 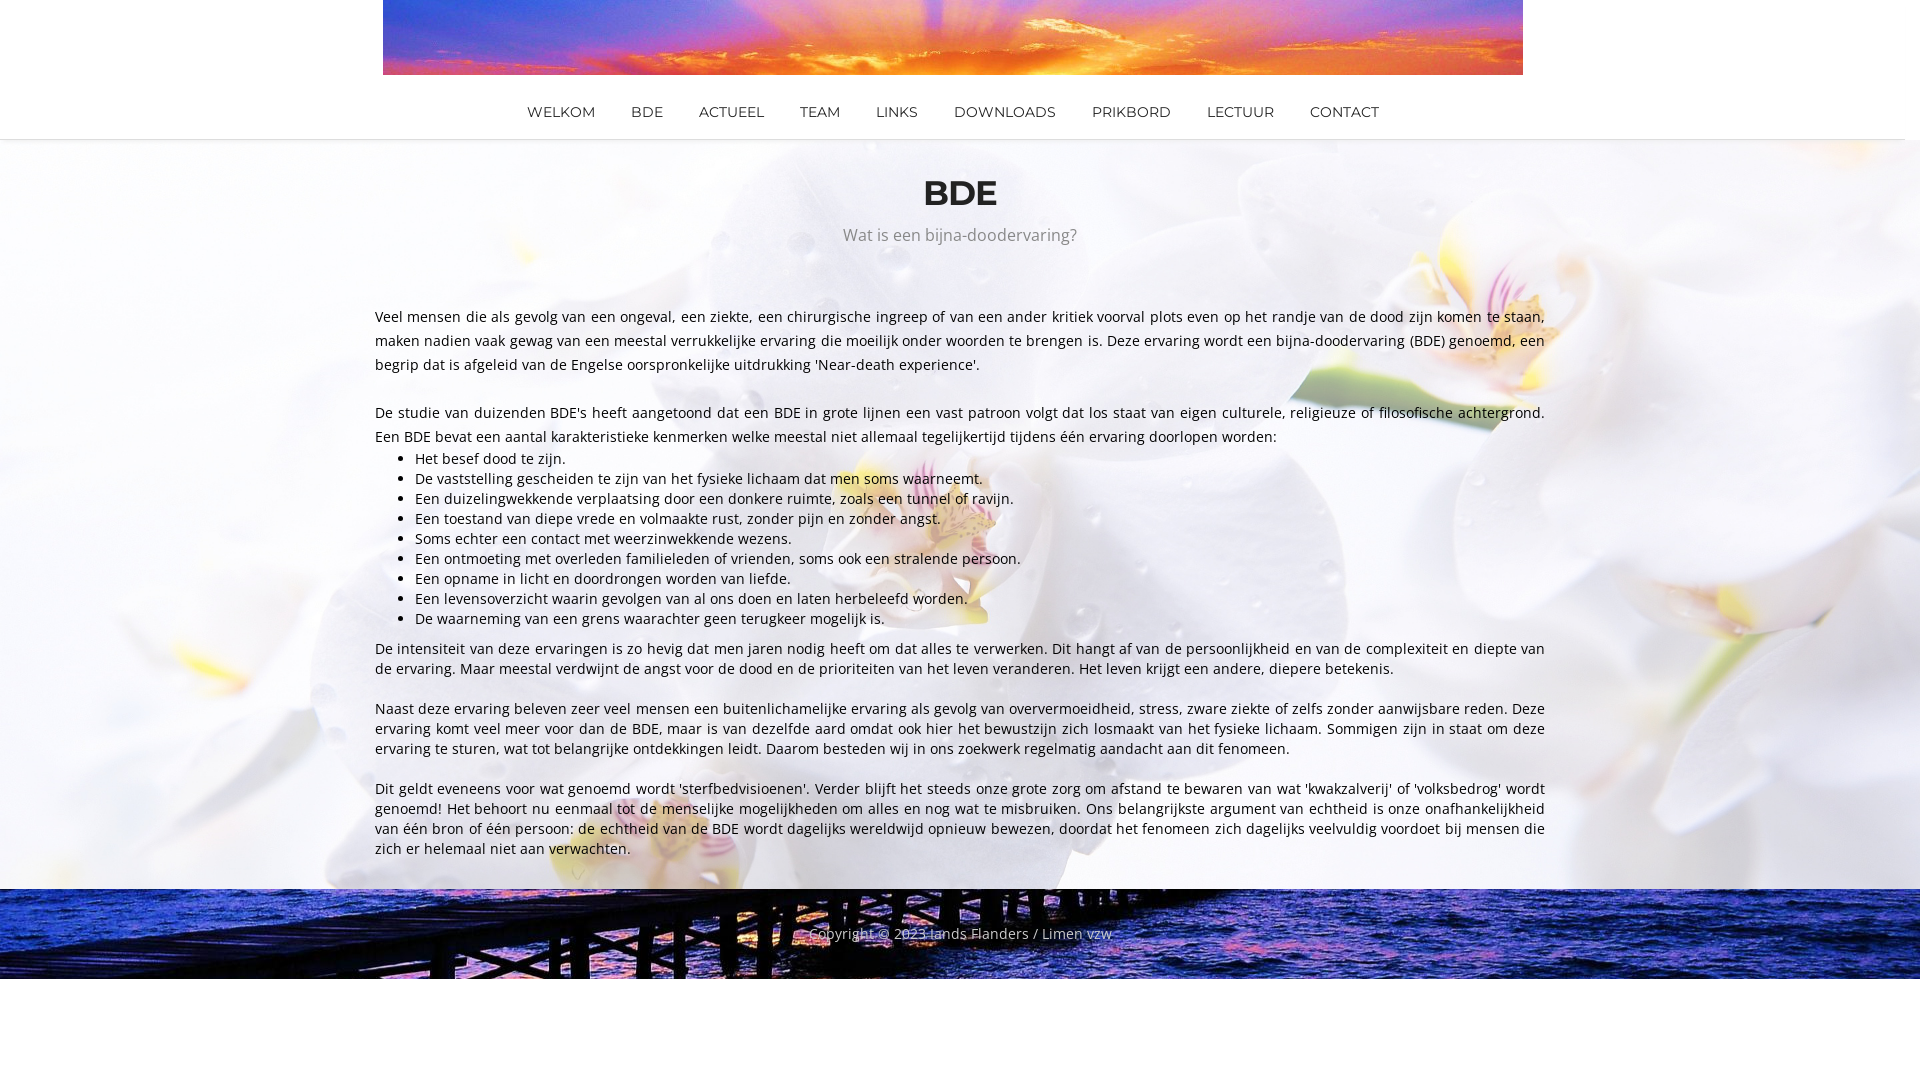 I want to click on 'BDE', so click(x=646, y=111).